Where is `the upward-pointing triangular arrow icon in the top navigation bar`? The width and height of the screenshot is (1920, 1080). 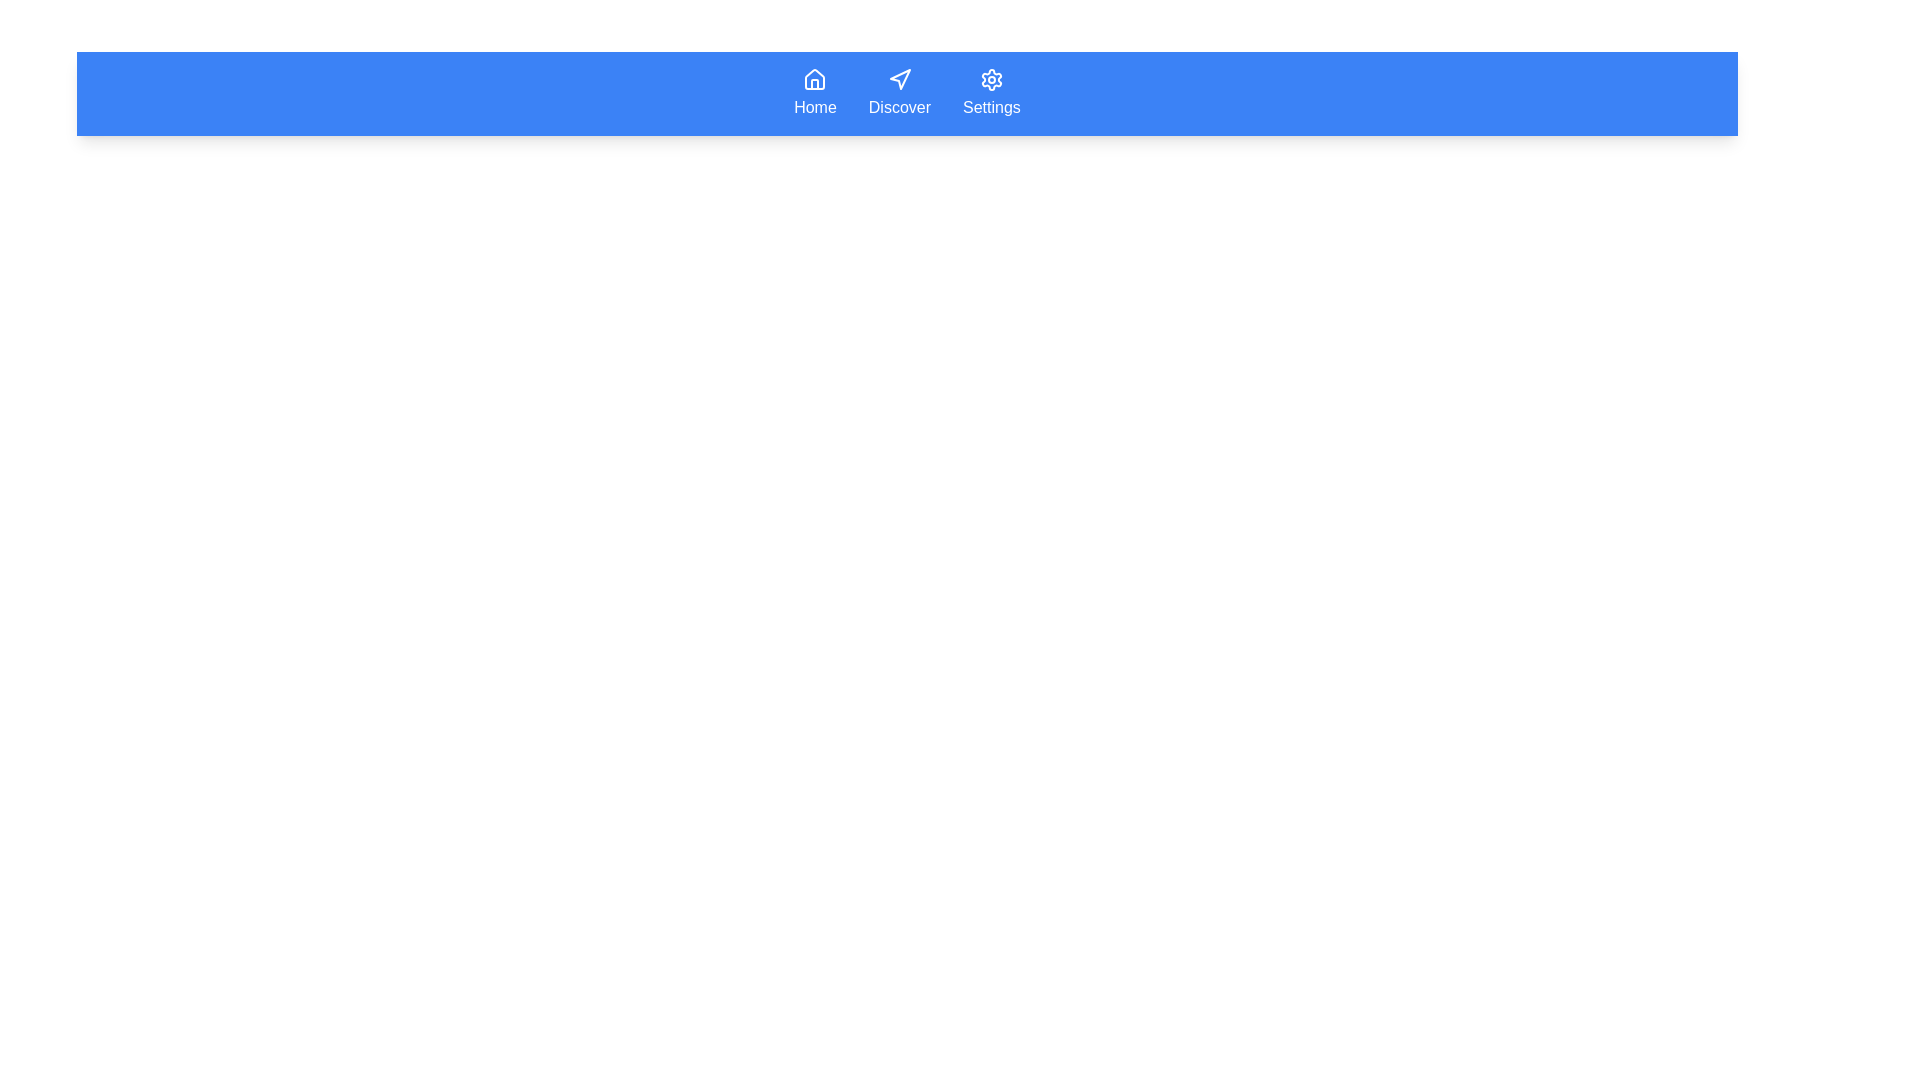
the upward-pointing triangular arrow icon in the top navigation bar is located at coordinates (899, 78).